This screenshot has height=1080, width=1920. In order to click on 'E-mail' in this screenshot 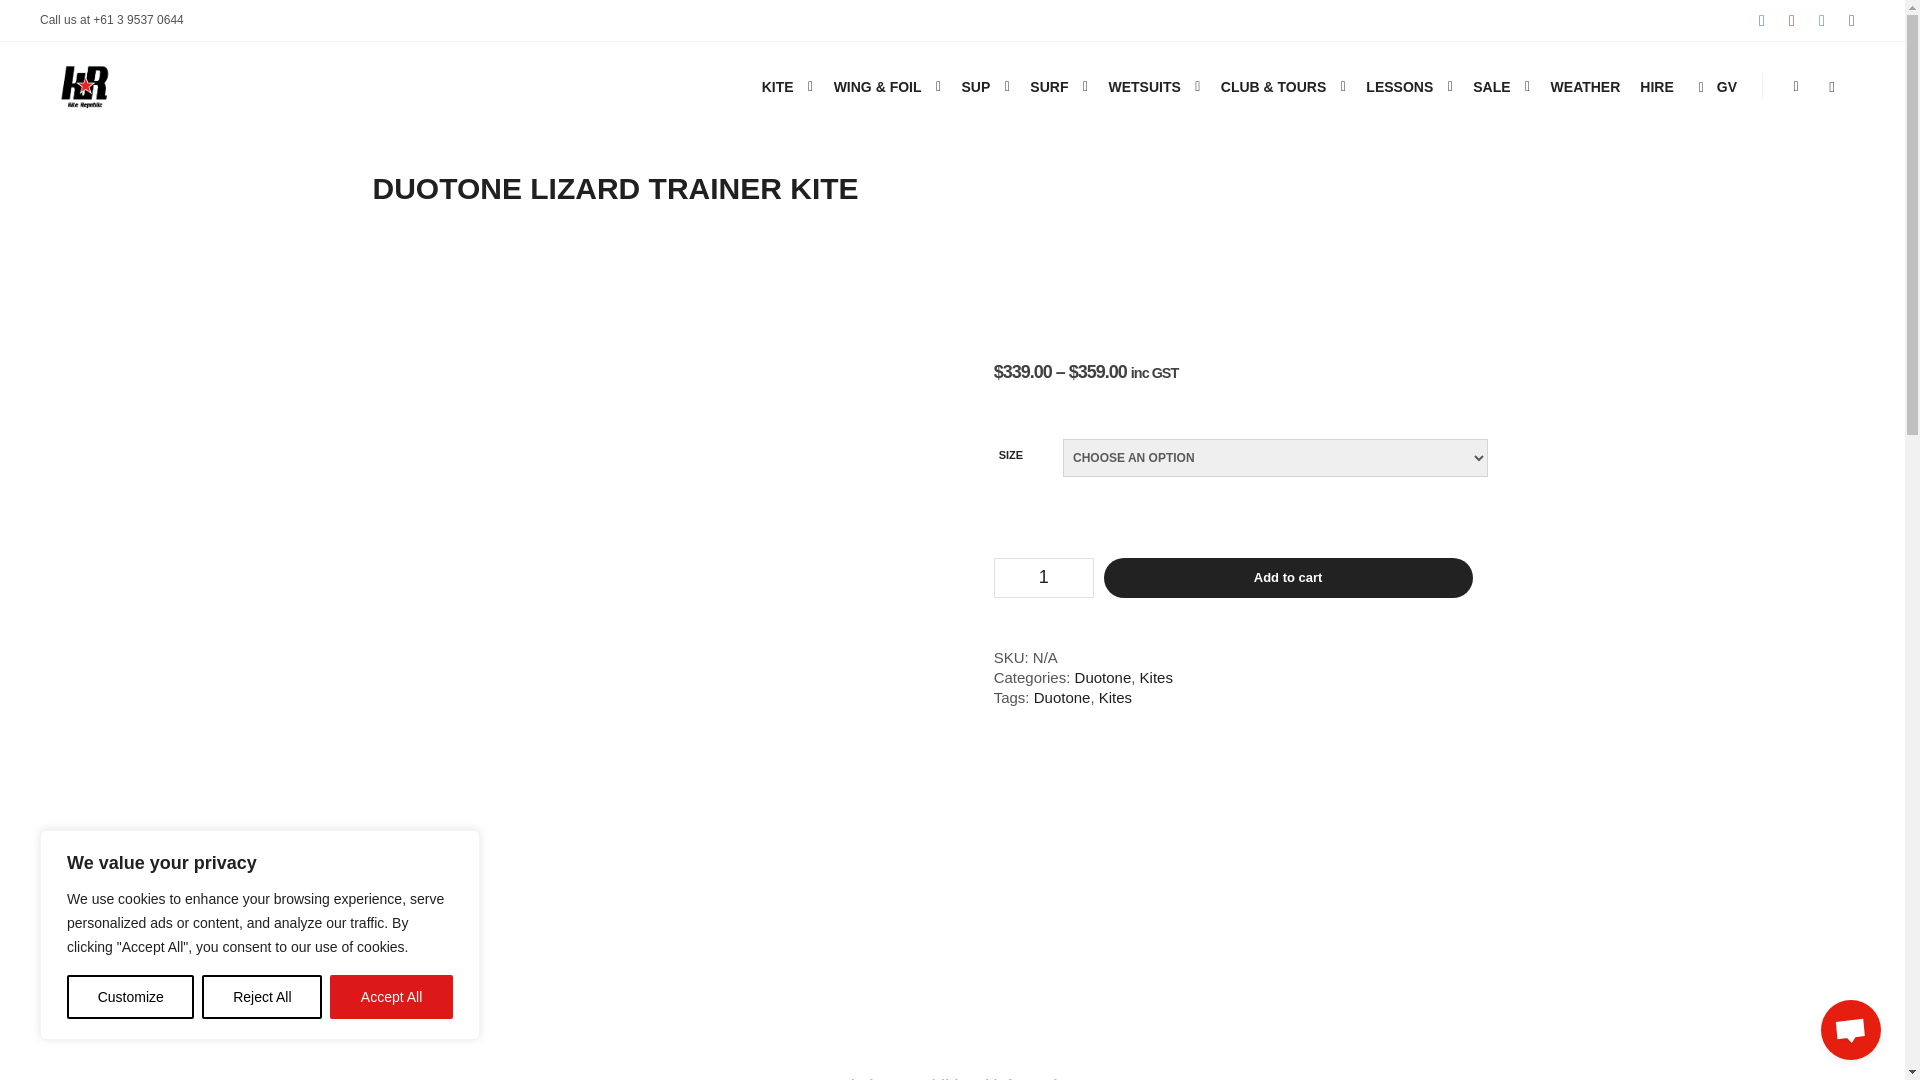, I will do `click(1851, 20)`.